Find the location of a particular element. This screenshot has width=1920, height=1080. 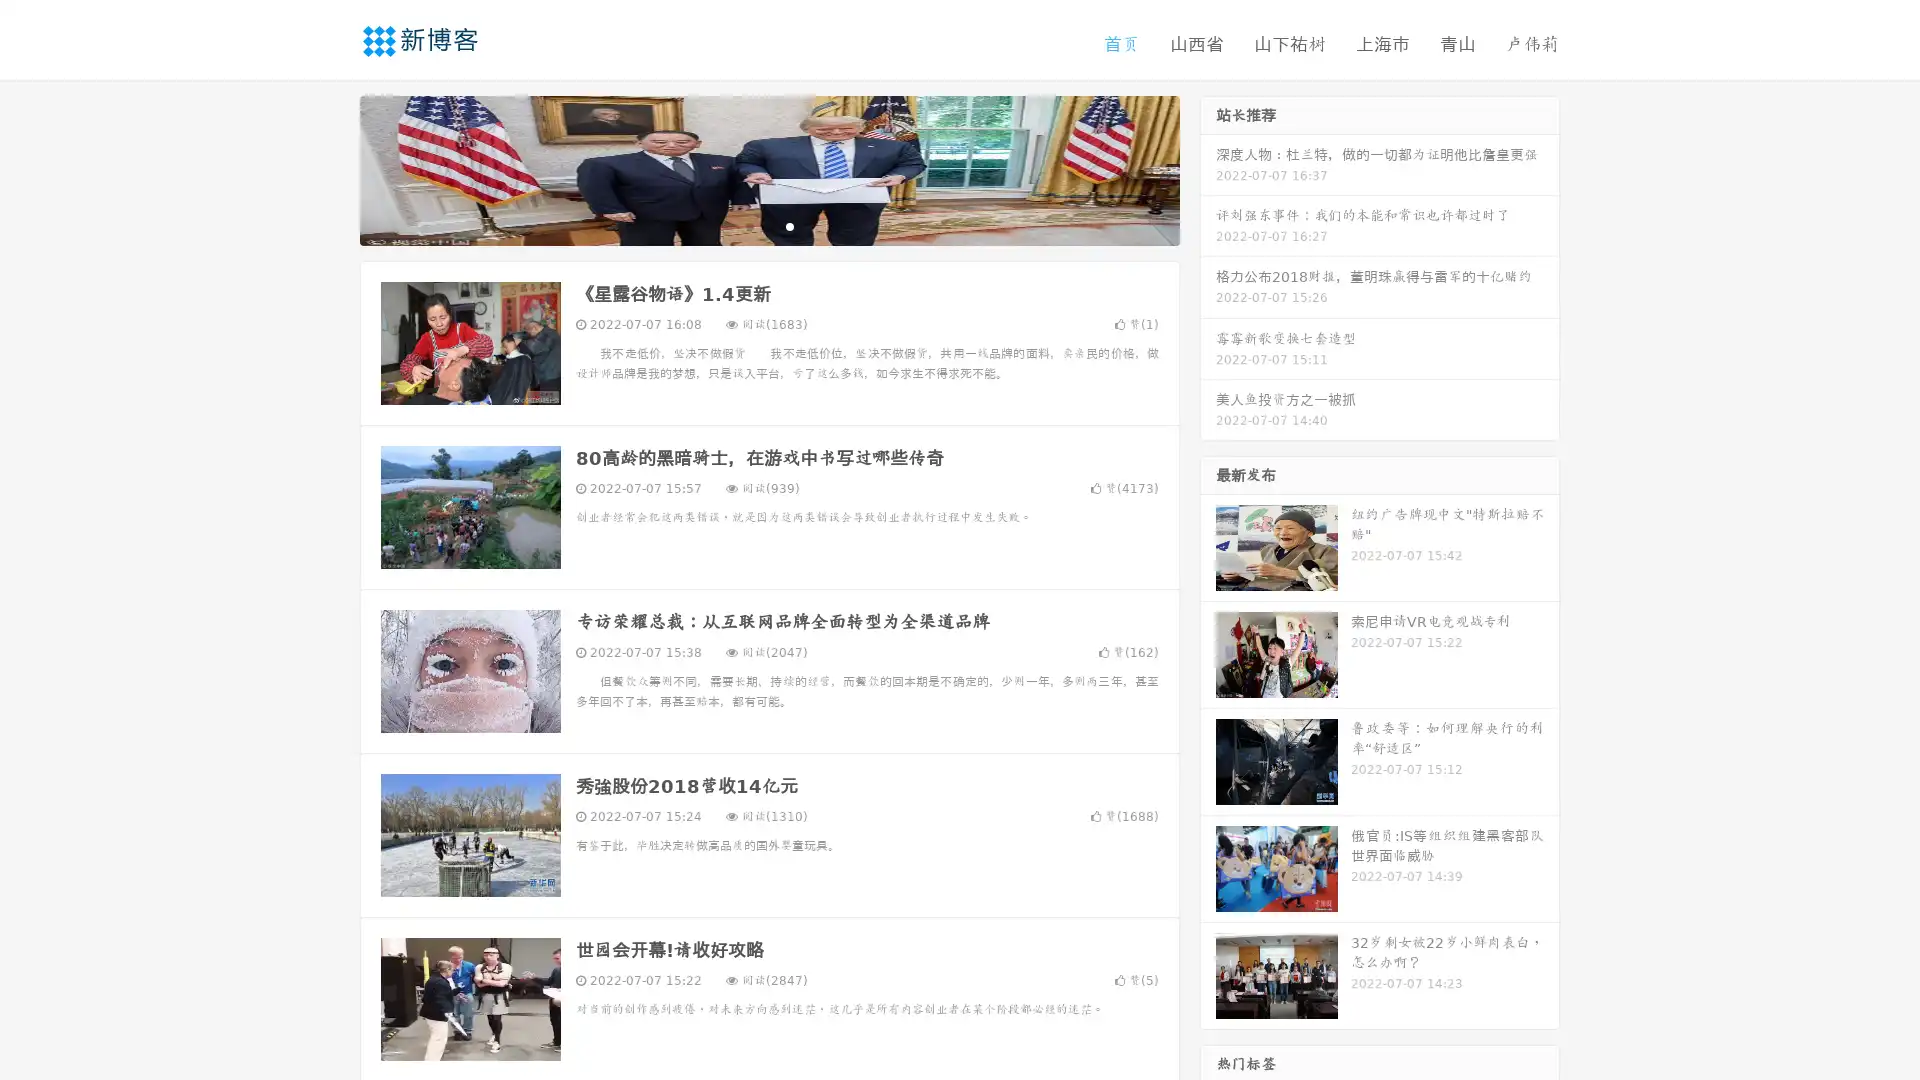

Previous slide is located at coordinates (330, 168).